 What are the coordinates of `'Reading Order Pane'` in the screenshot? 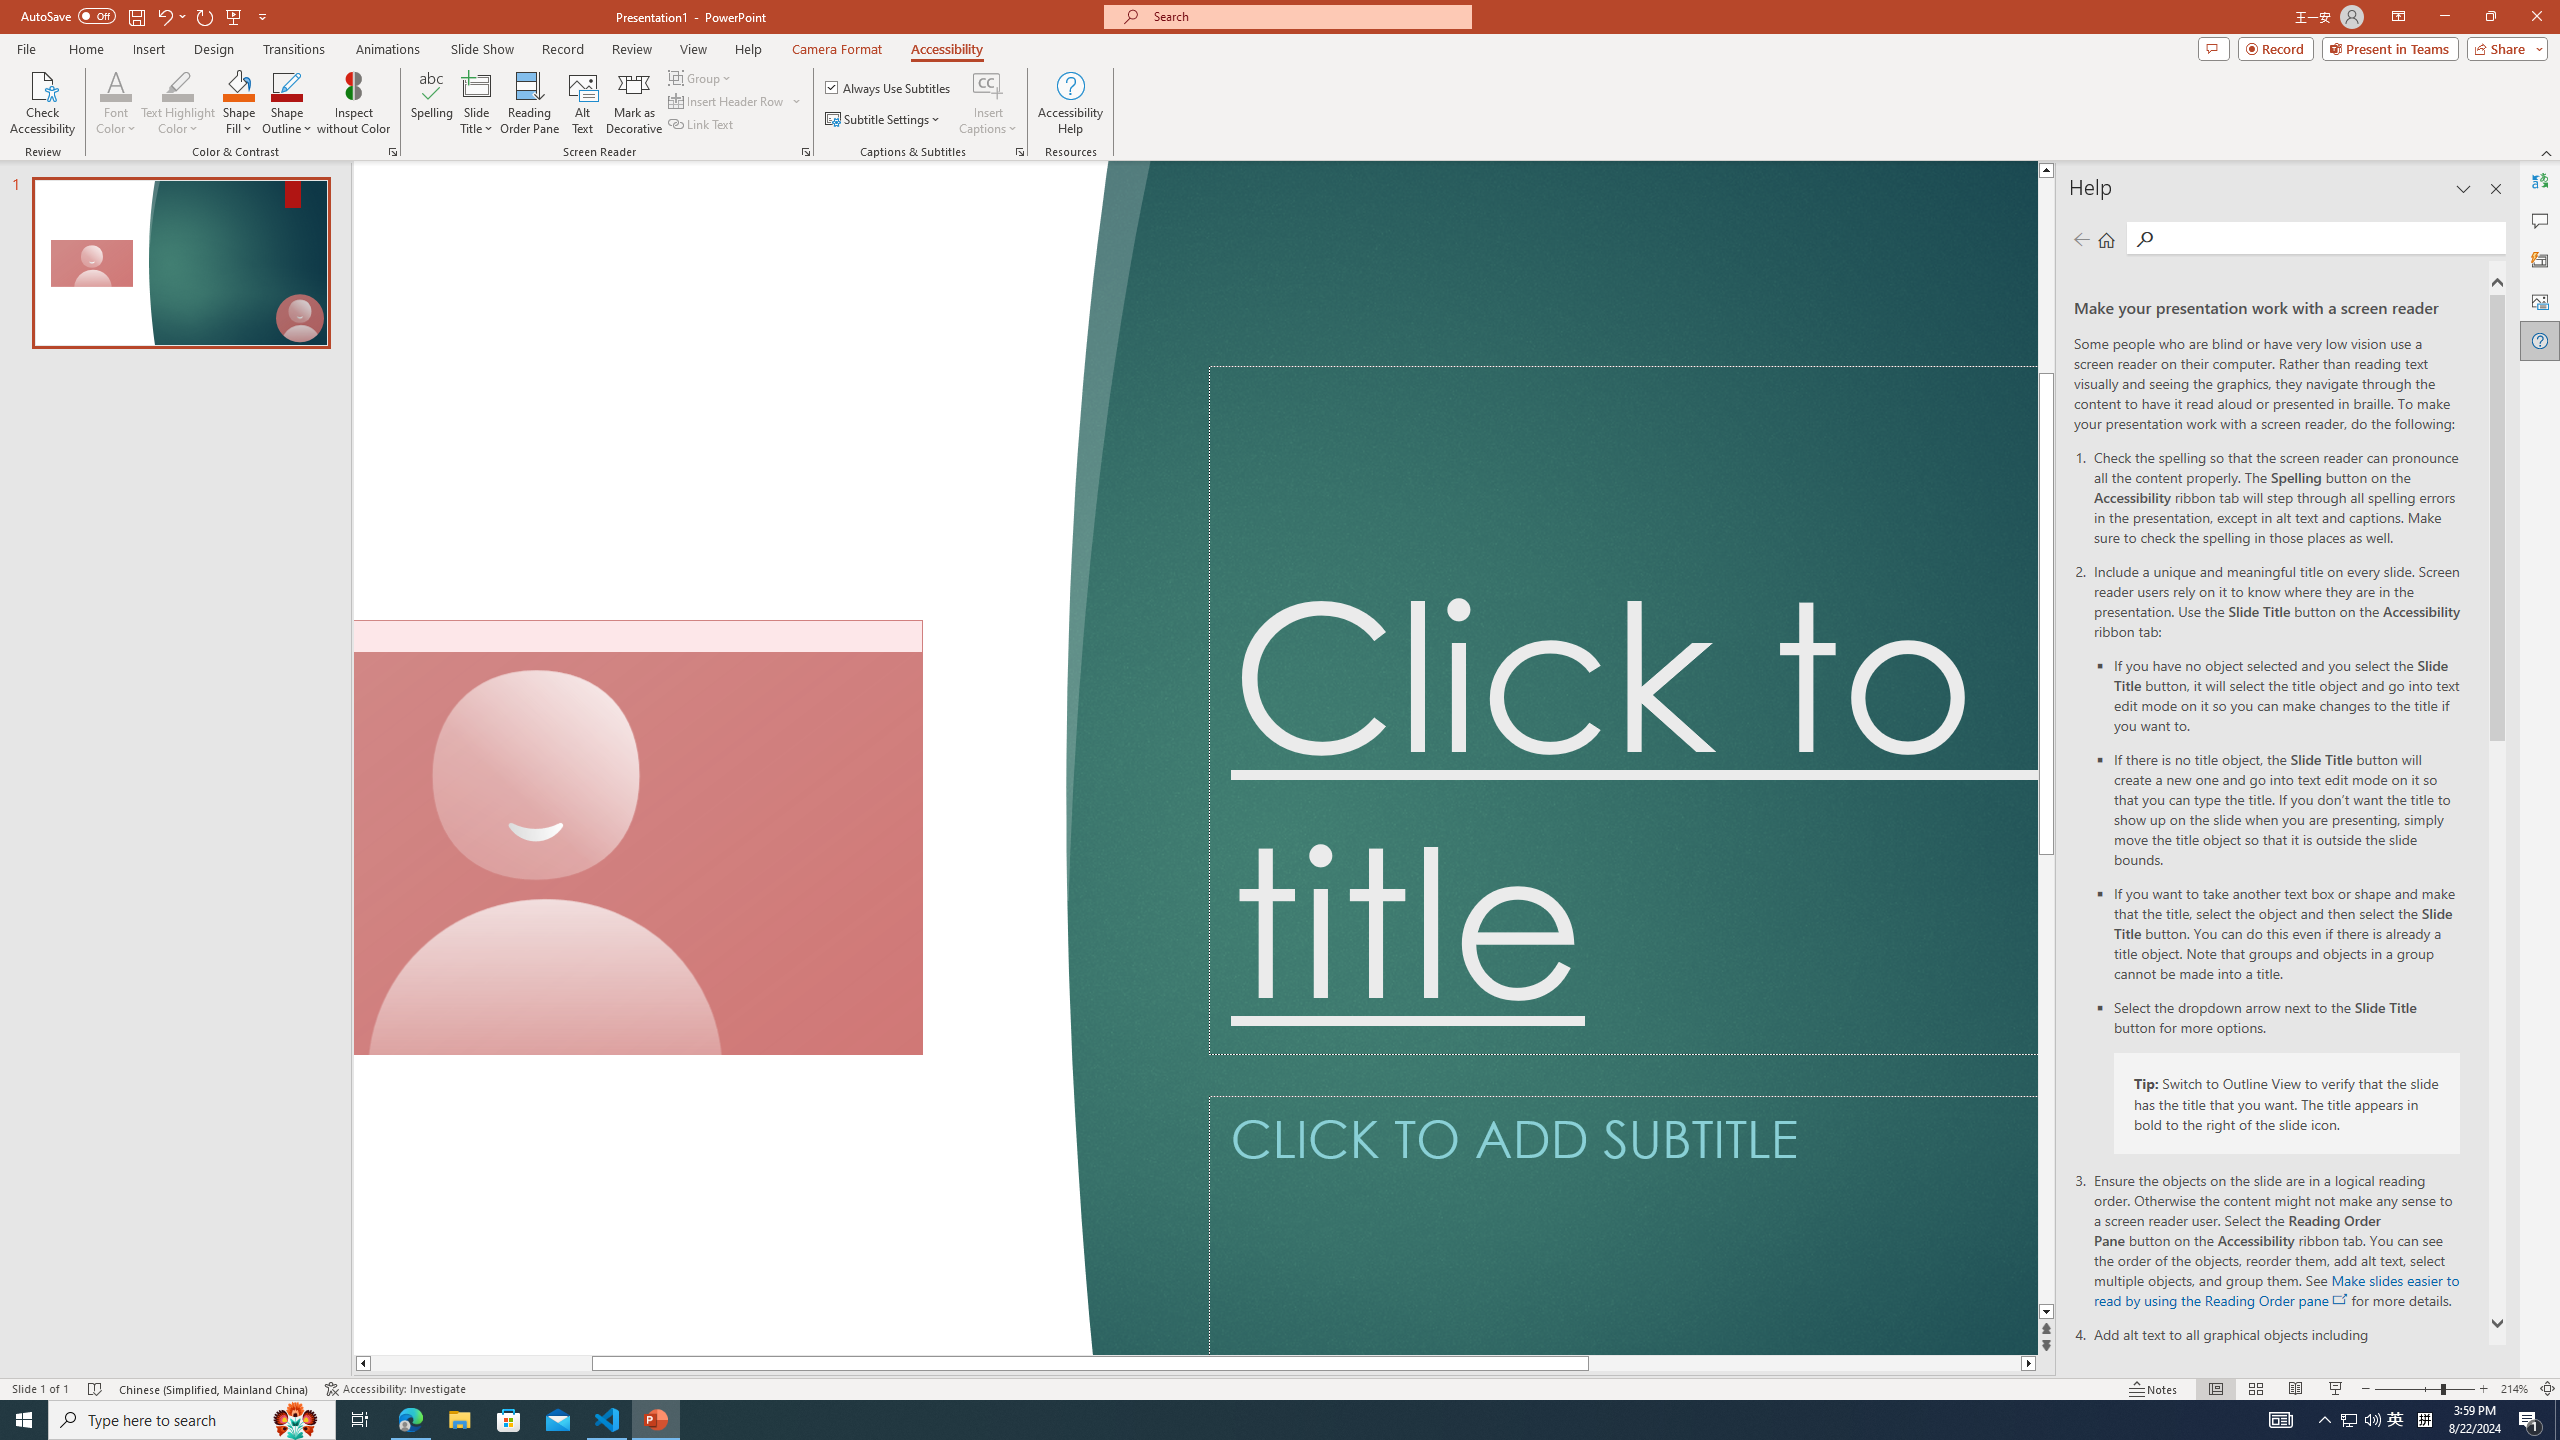 It's located at (530, 103).